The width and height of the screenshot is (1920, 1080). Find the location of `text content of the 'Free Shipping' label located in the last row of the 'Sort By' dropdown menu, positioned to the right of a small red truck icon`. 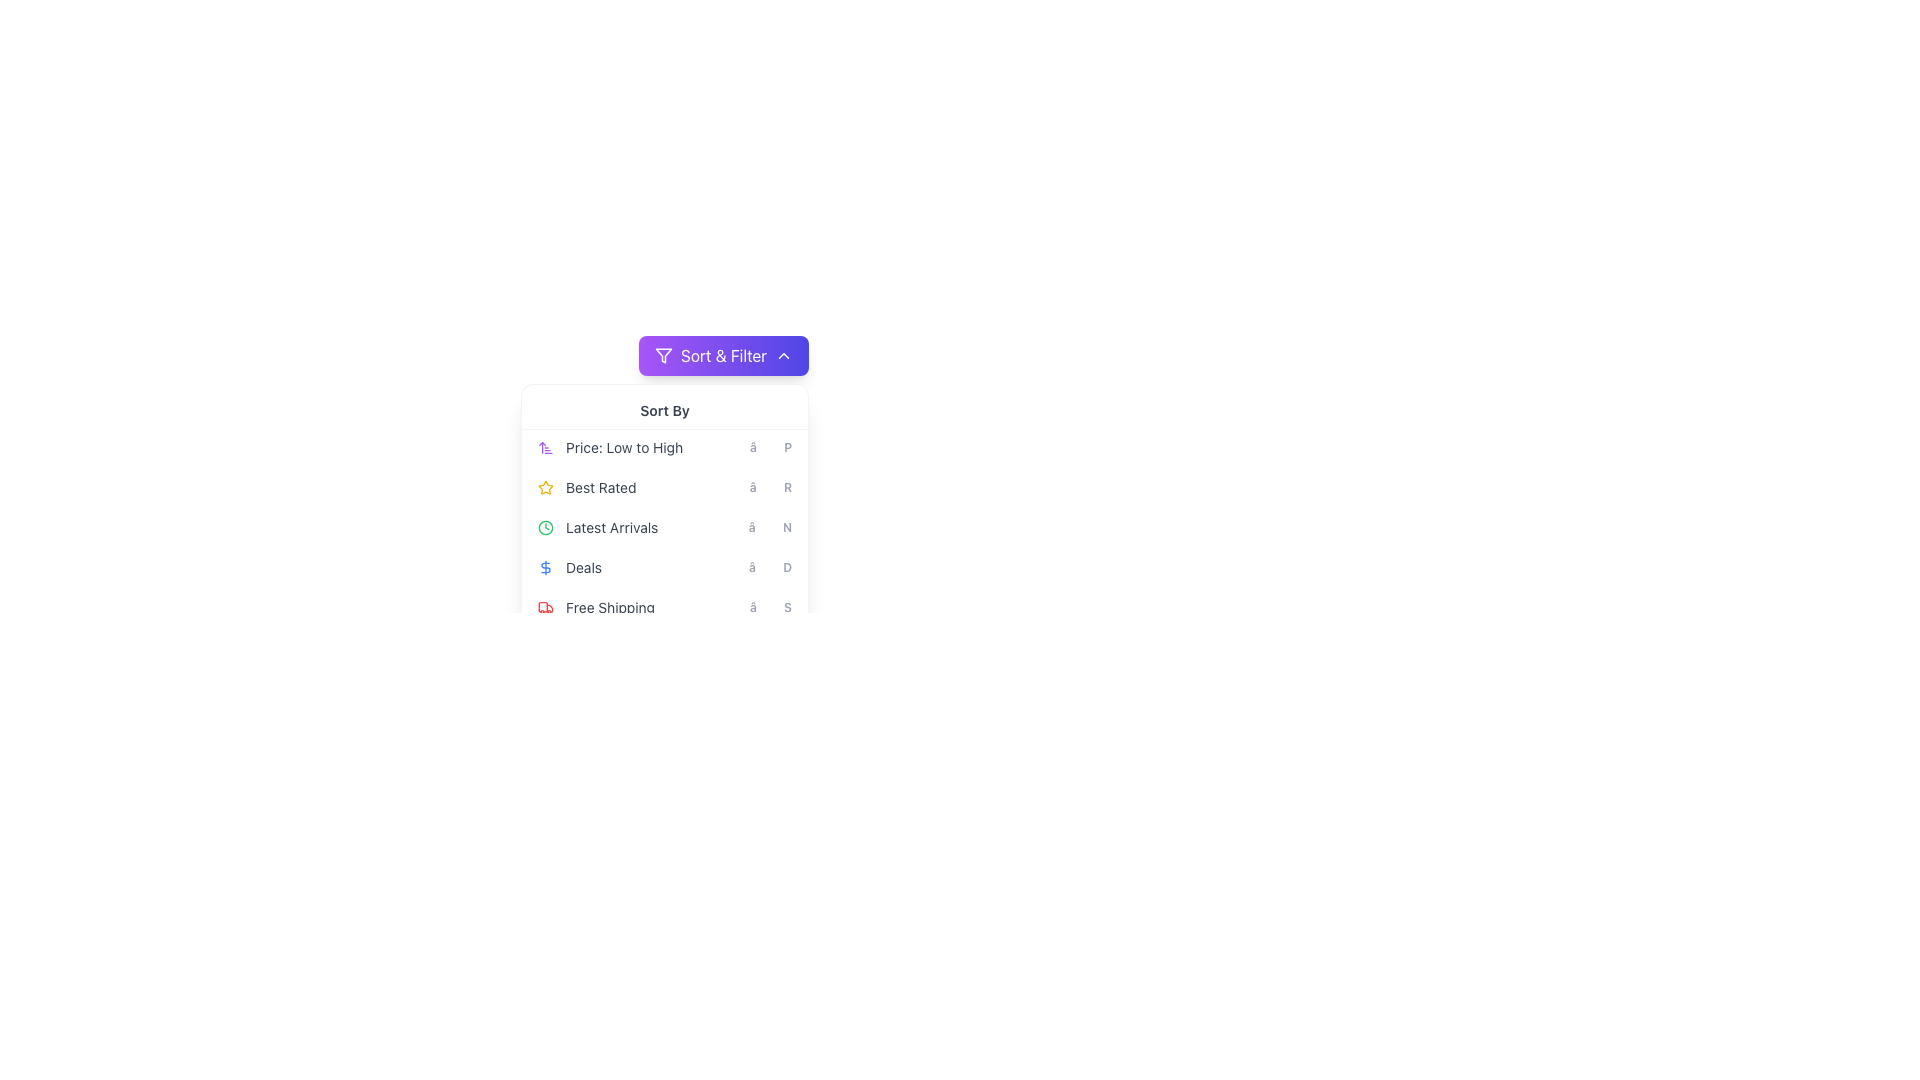

text content of the 'Free Shipping' label located in the last row of the 'Sort By' dropdown menu, positioned to the right of a small red truck icon is located at coordinates (609, 607).